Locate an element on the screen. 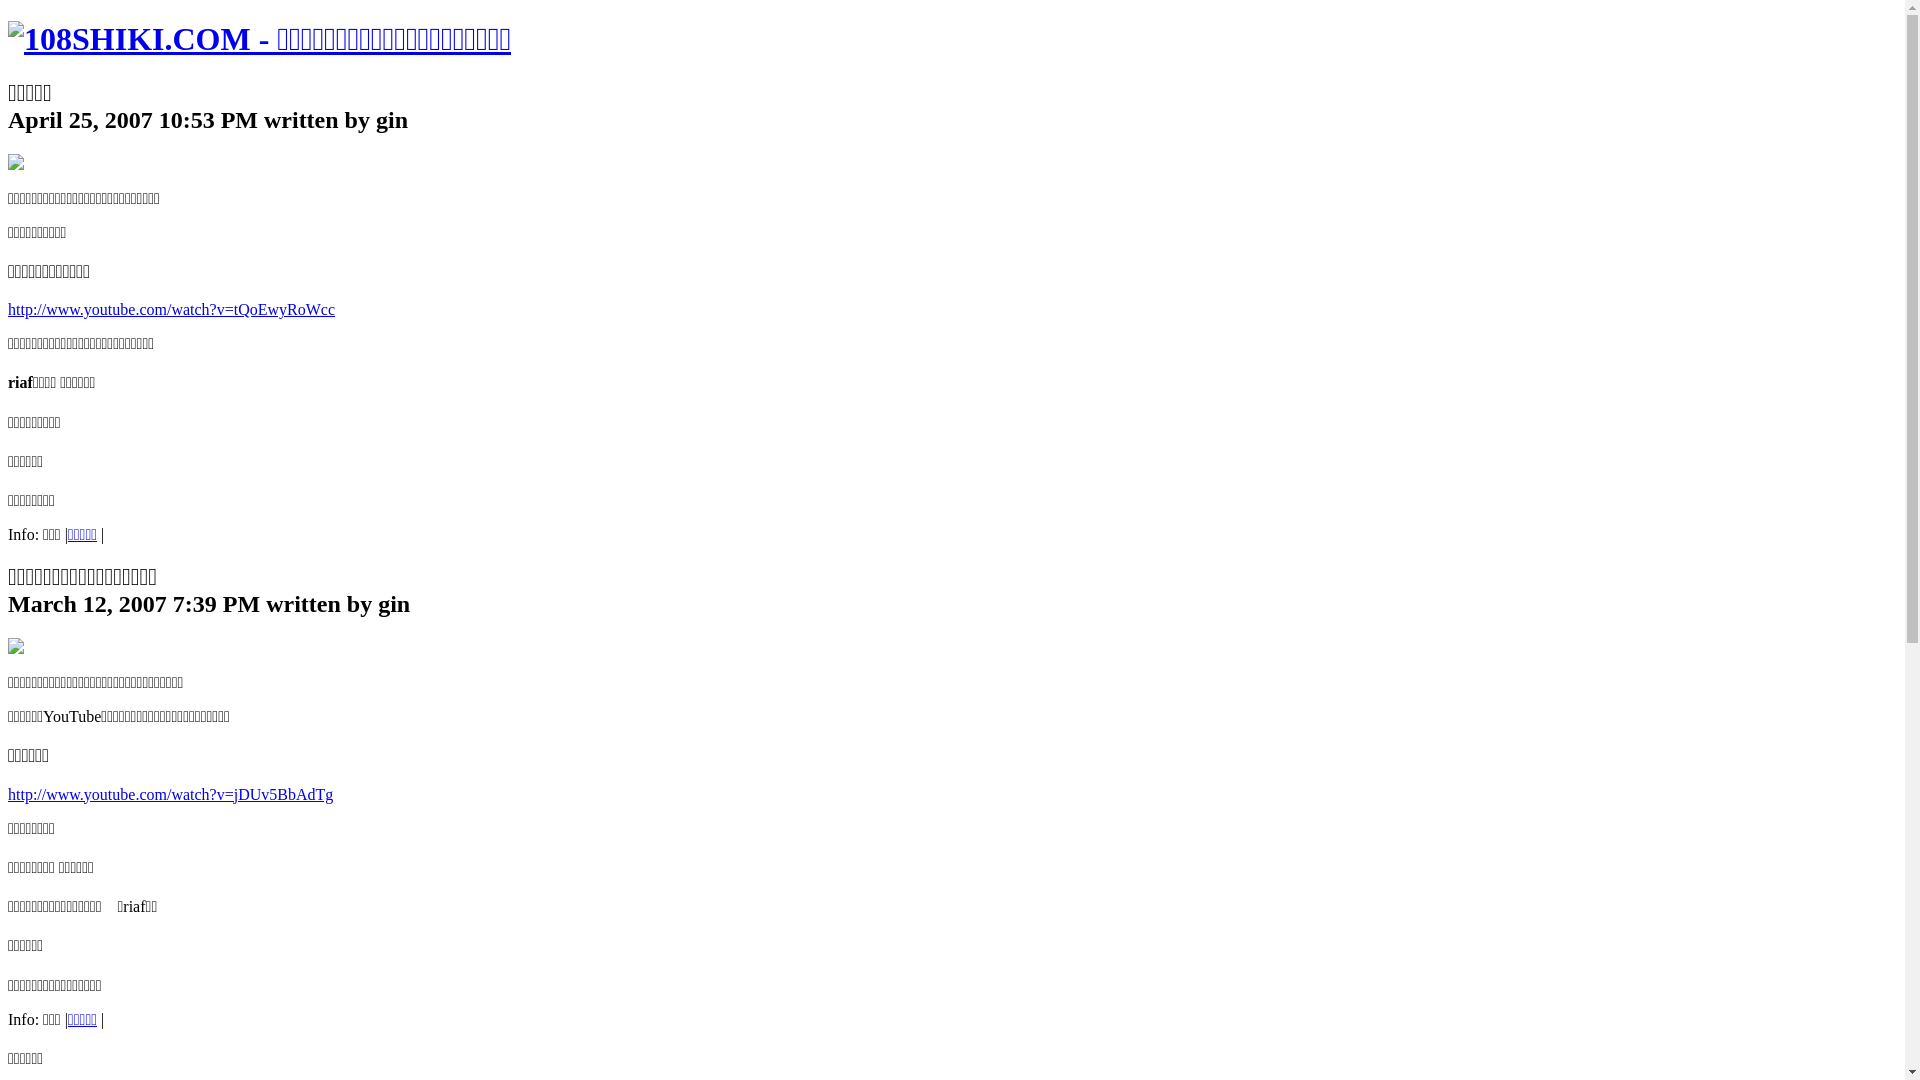  'http://www.youtube.com/watch?v=jDUv5BbAdTg' is located at coordinates (170, 793).